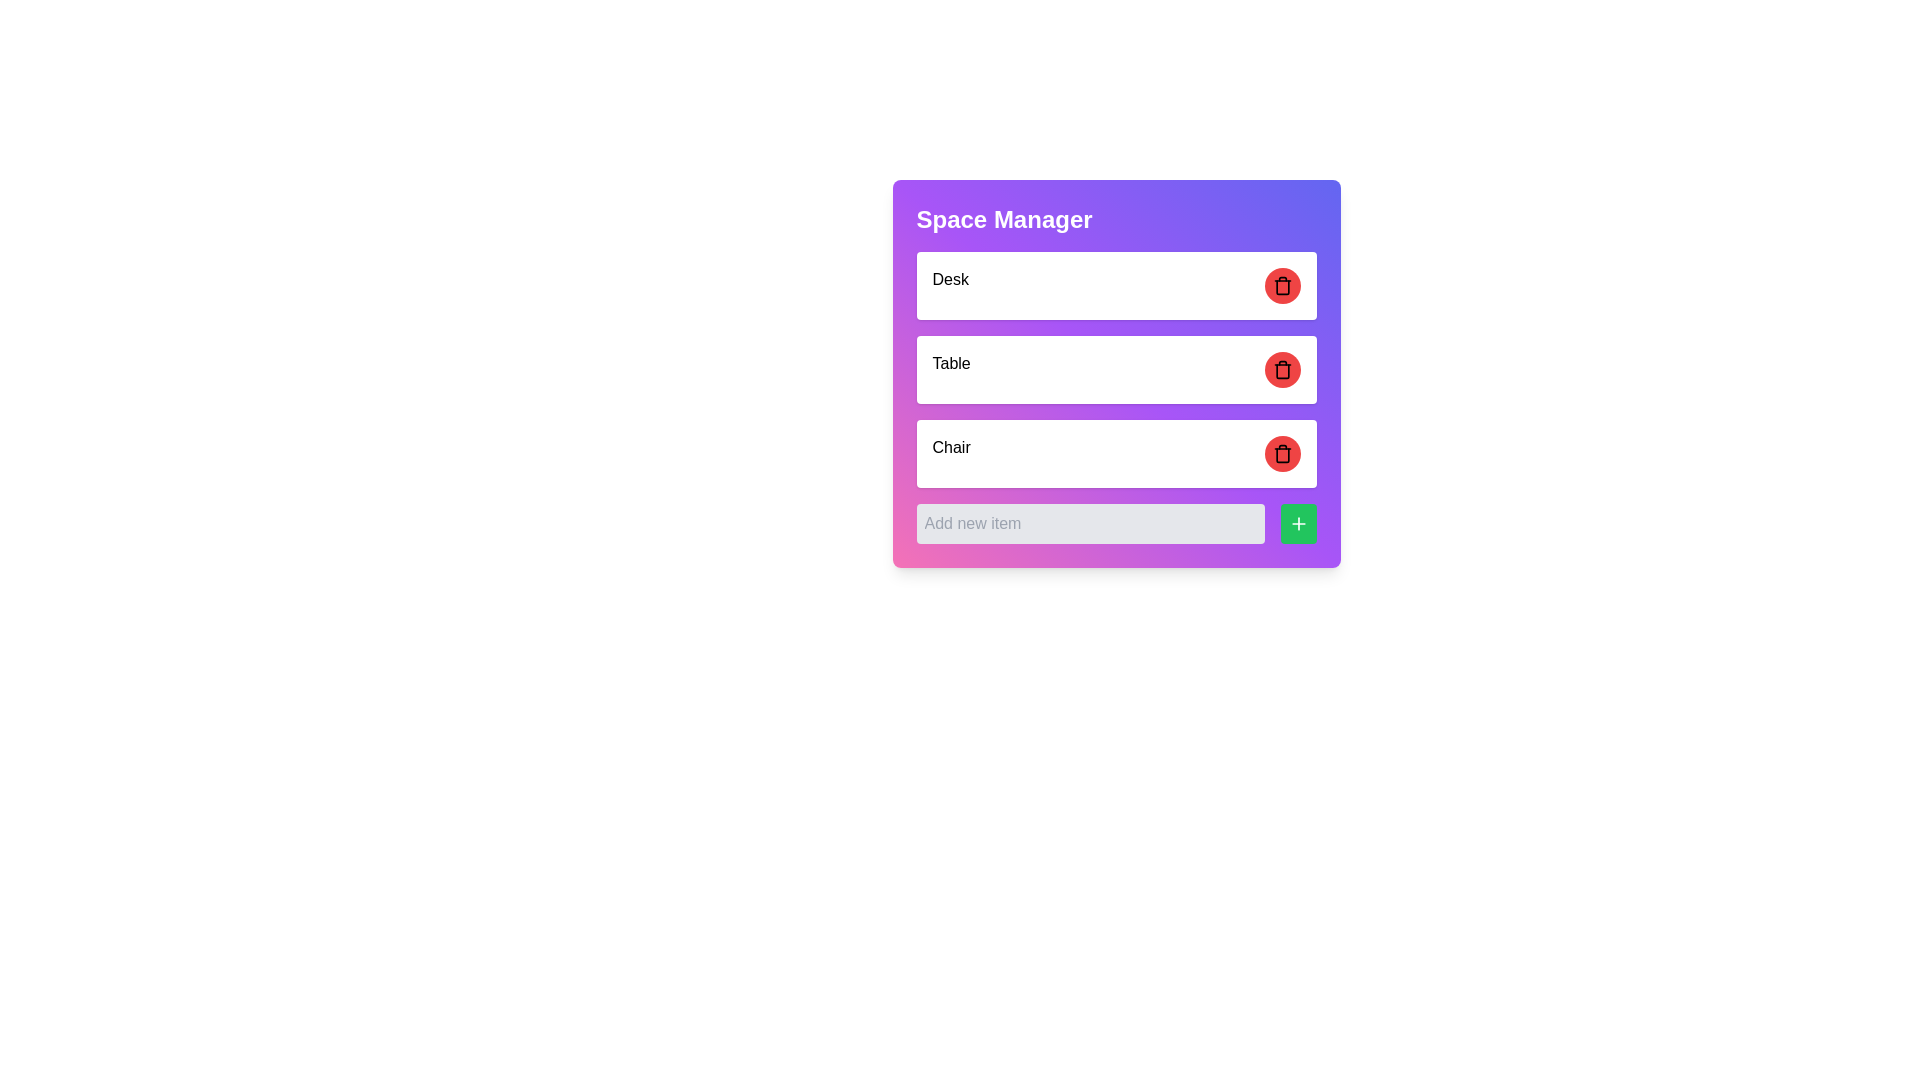 The image size is (1920, 1080). What do you see at coordinates (1282, 370) in the screenshot?
I see `the delete button located on the right side of the 'Table' row in the 'Space Manager' interface` at bounding box center [1282, 370].